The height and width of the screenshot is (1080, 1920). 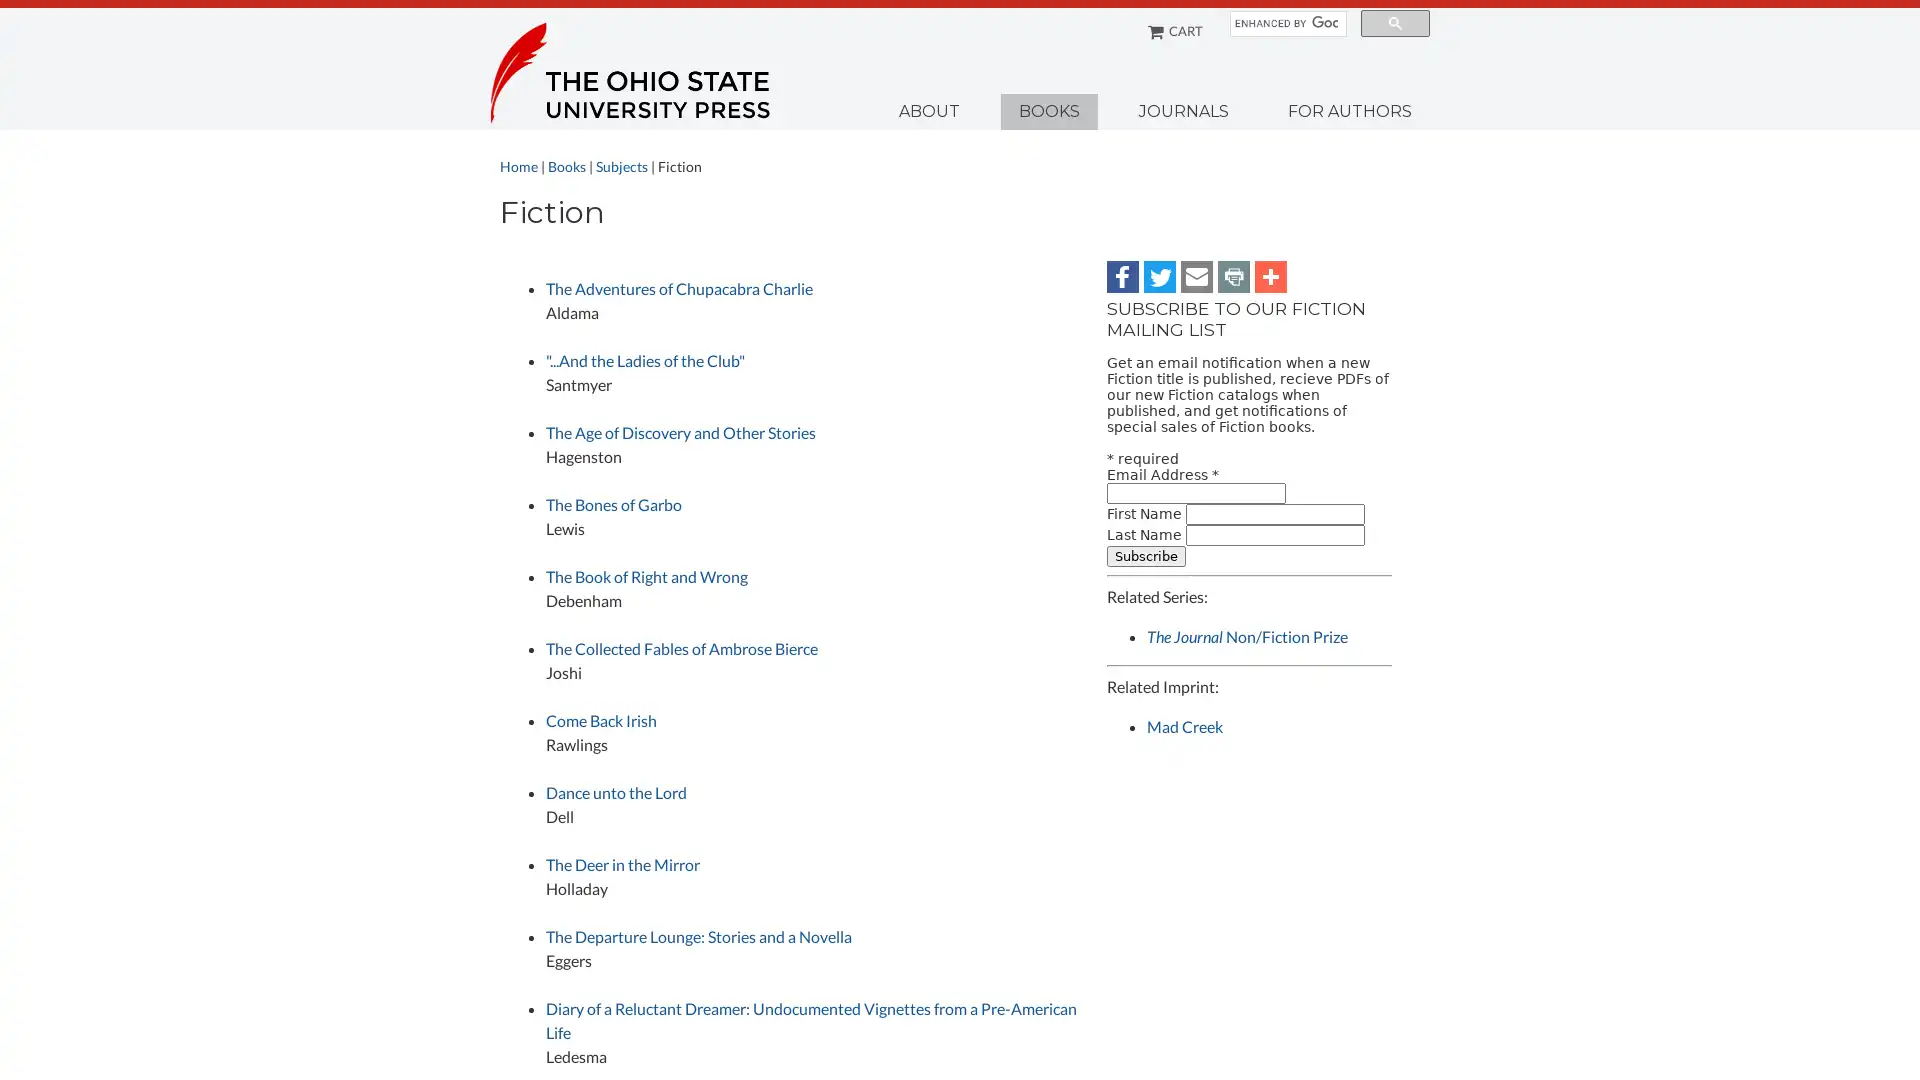 I want to click on Share to Print, so click(x=1232, y=276).